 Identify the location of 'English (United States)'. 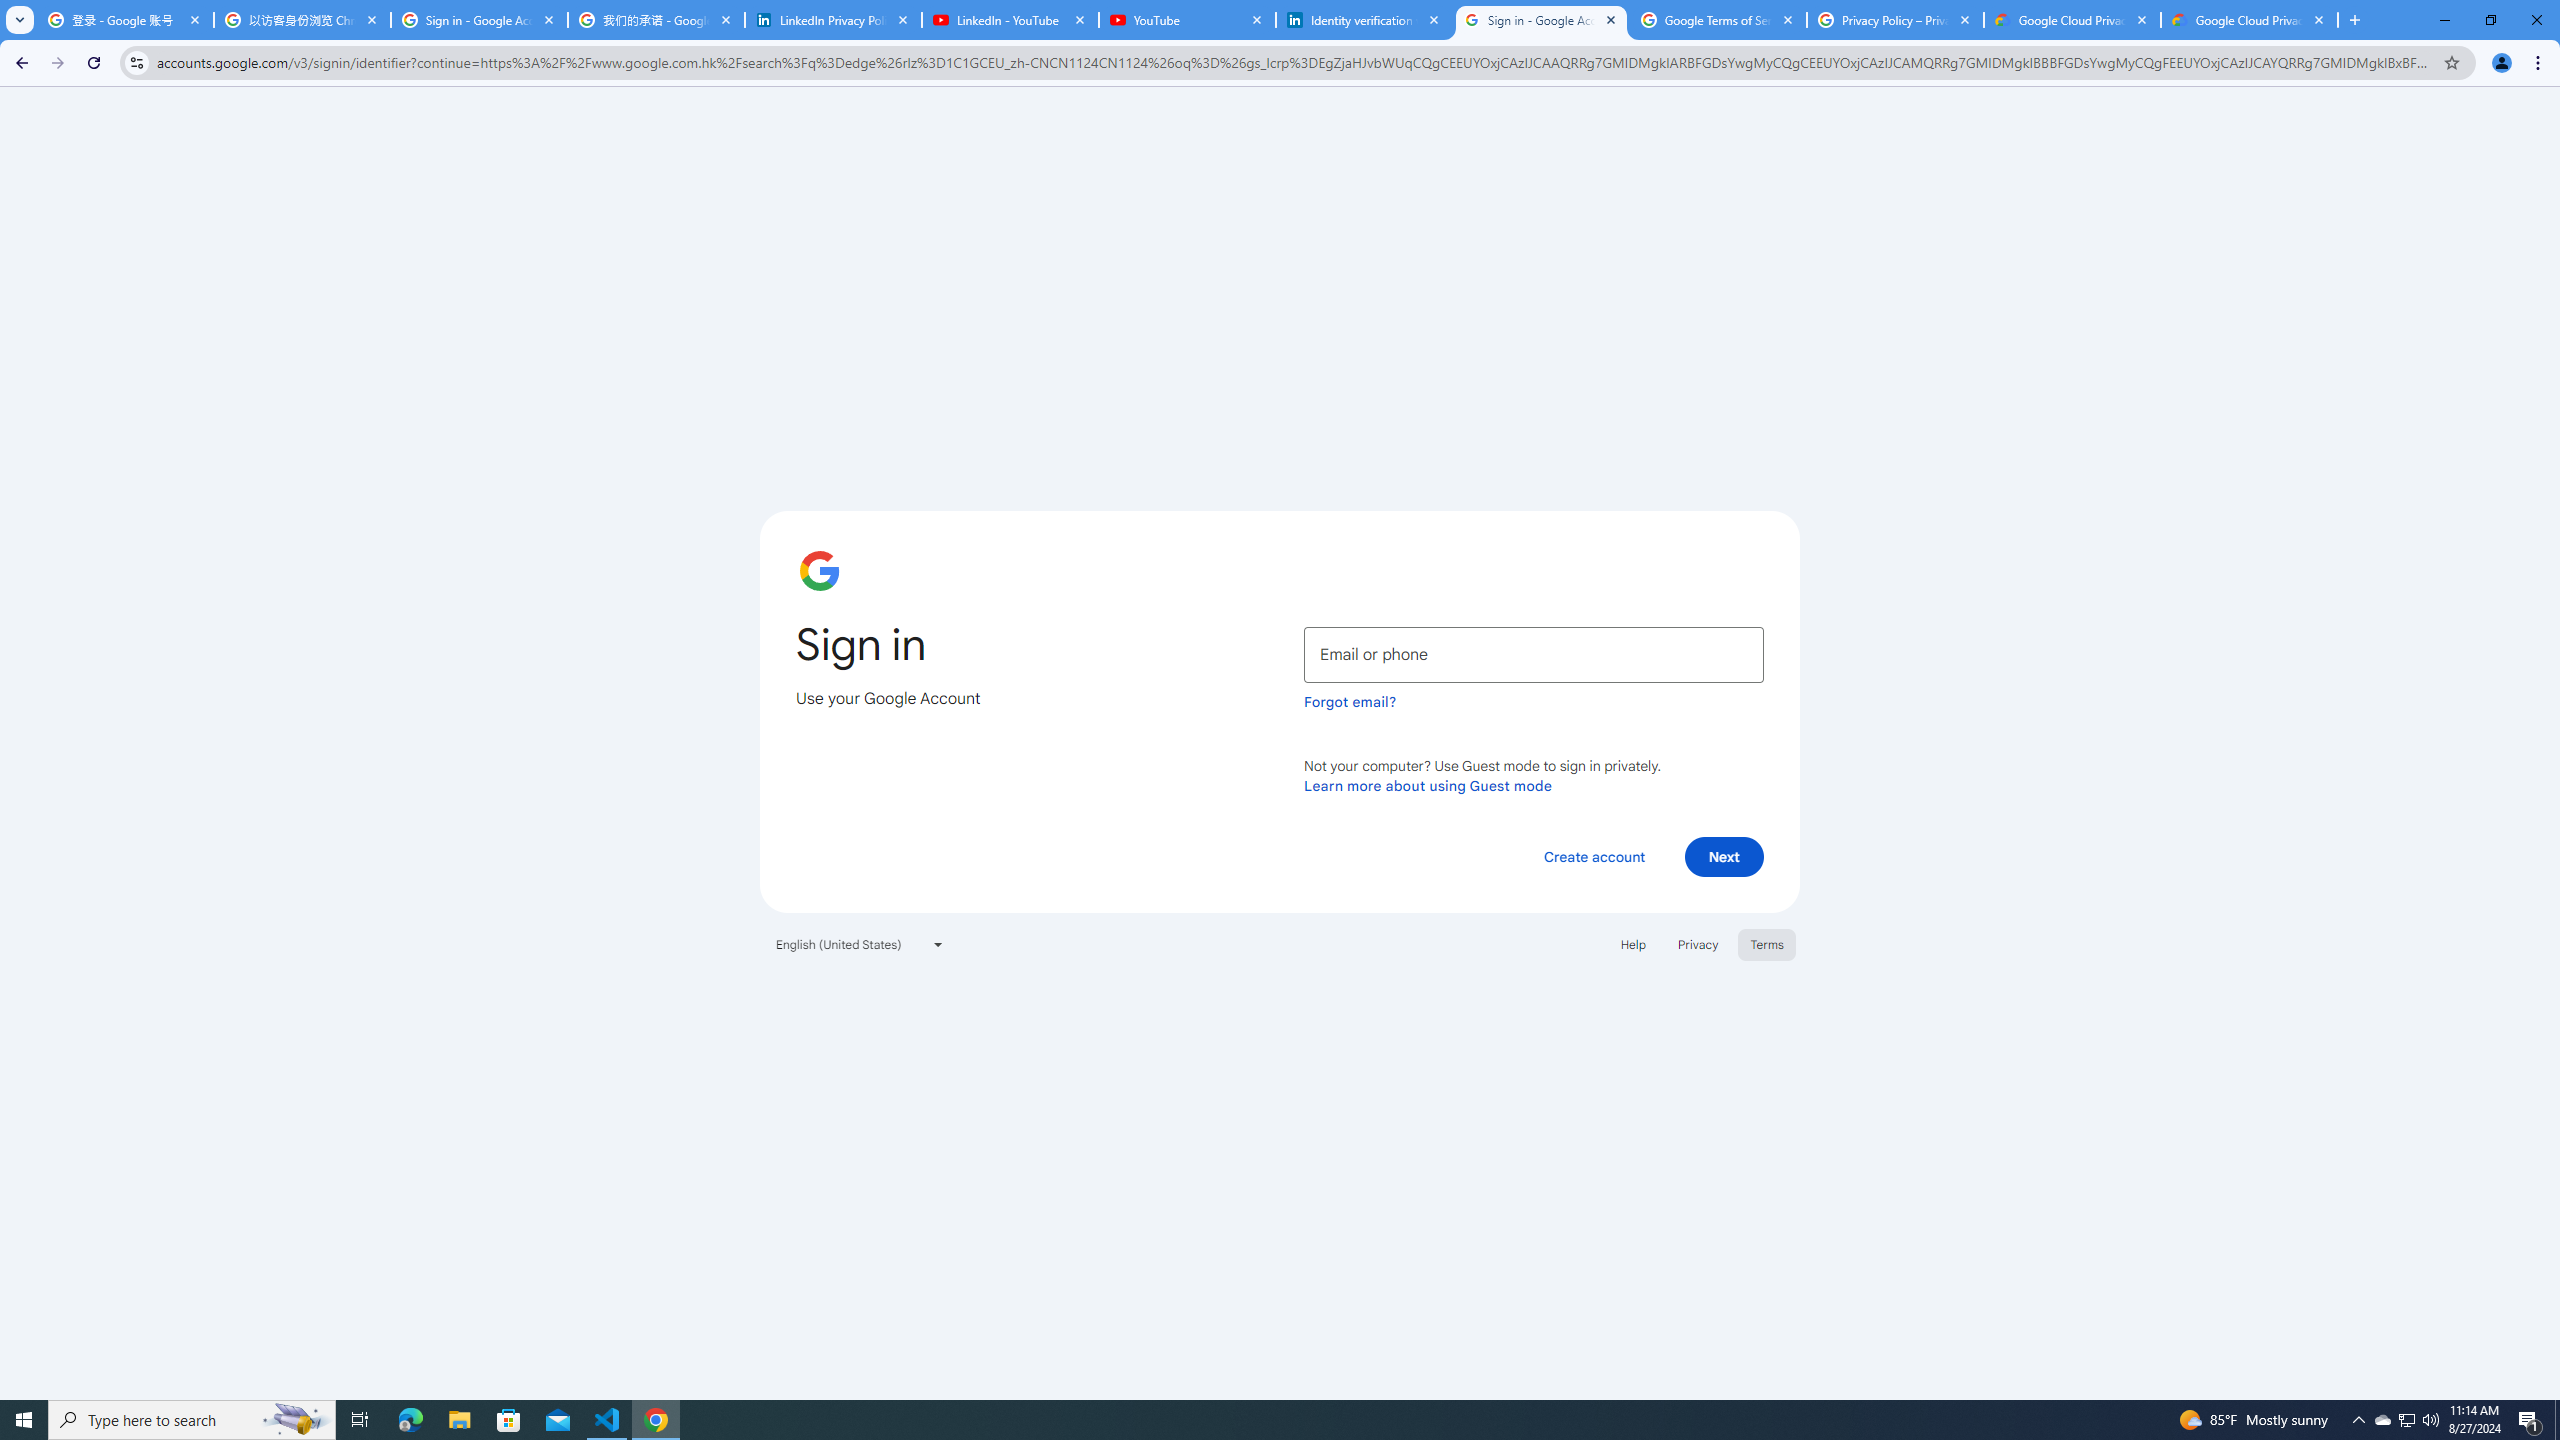
(860, 942).